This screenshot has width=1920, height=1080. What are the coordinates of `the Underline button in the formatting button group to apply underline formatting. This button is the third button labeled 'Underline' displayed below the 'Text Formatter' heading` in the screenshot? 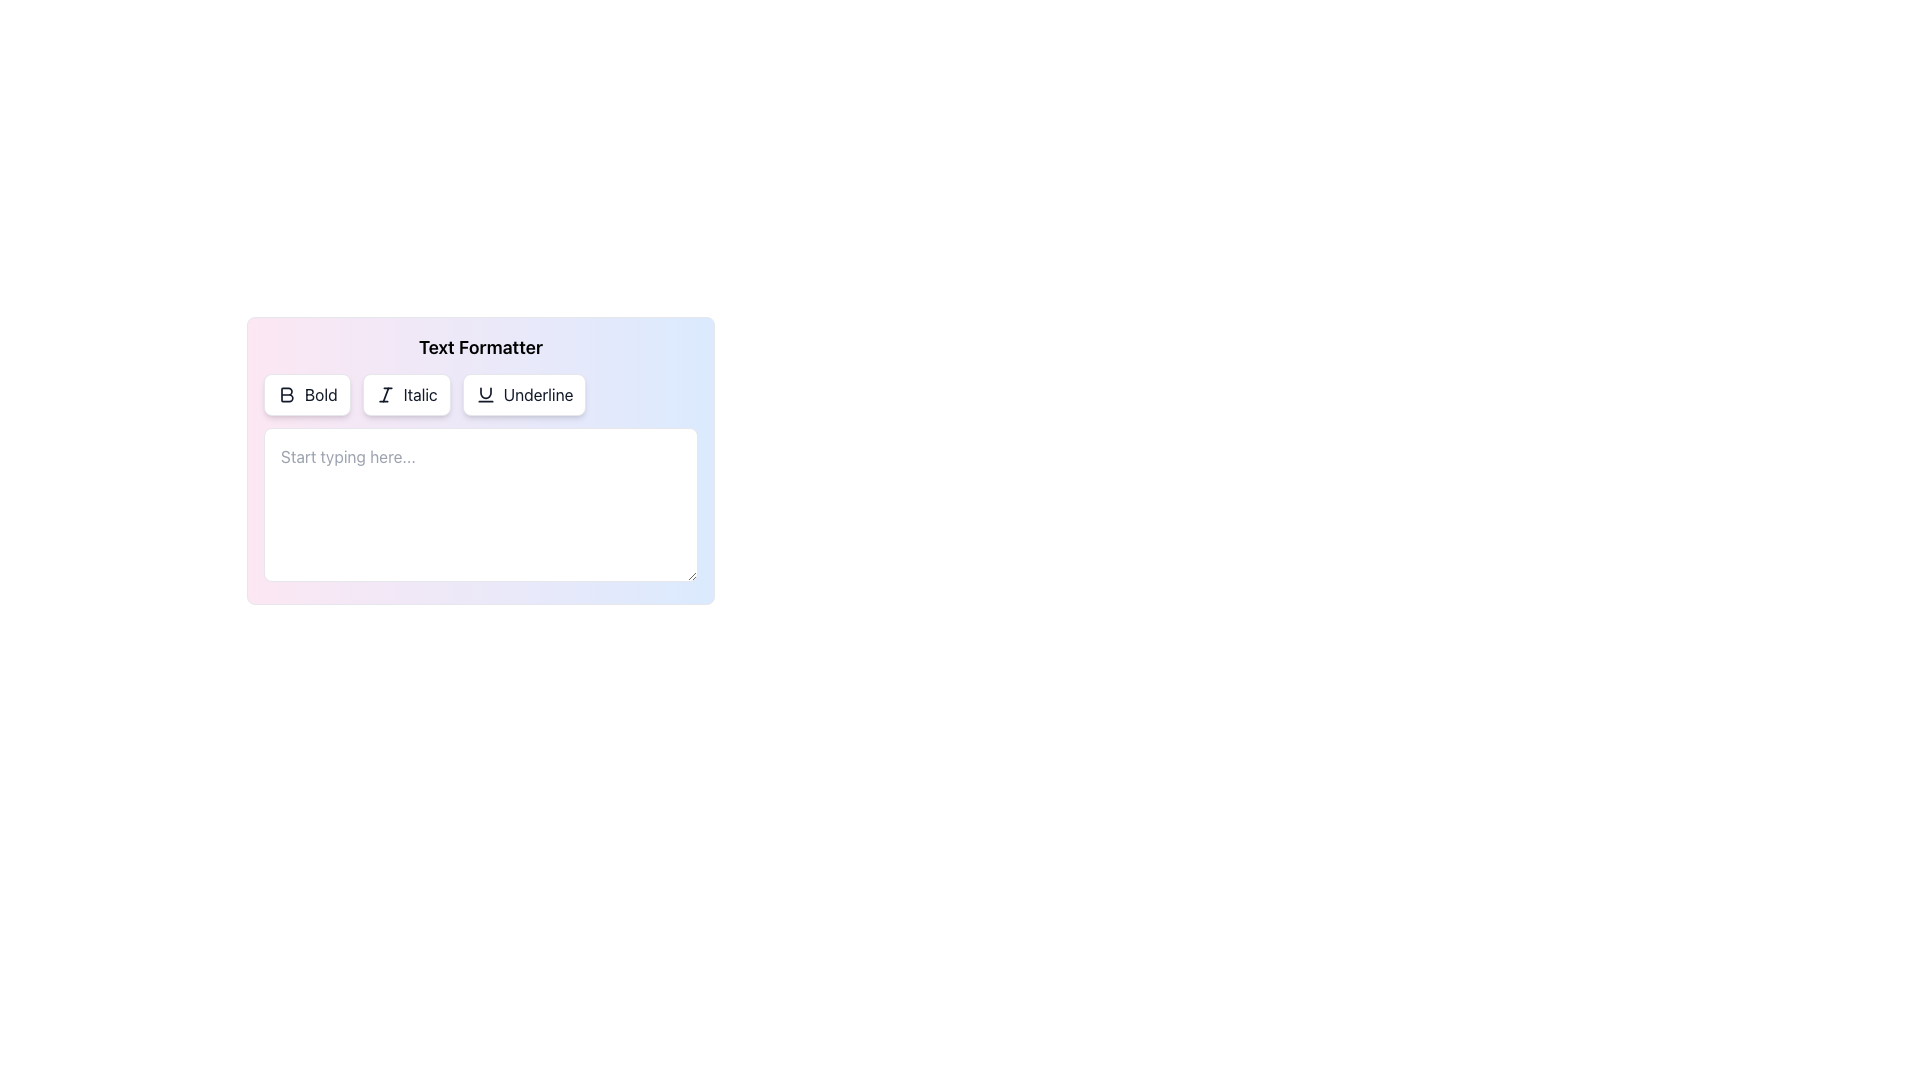 It's located at (480, 394).